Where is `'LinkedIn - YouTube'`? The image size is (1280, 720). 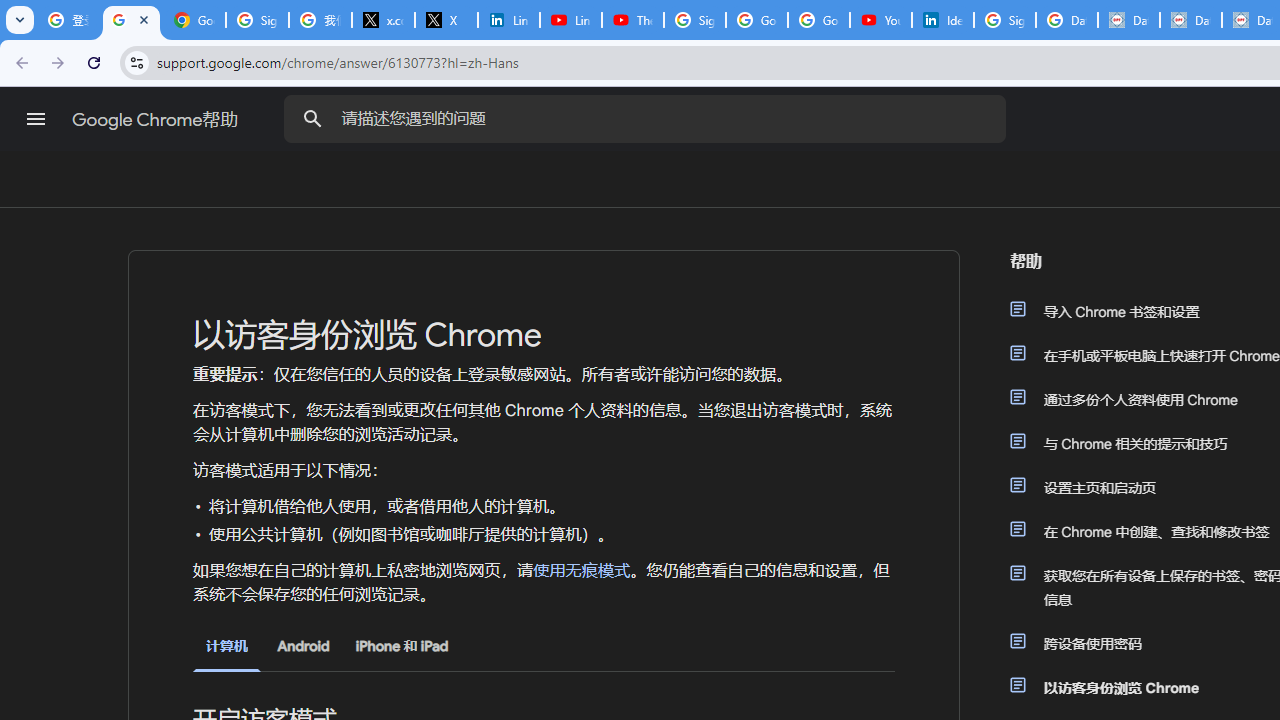
'LinkedIn - YouTube' is located at coordinates (569, 20).